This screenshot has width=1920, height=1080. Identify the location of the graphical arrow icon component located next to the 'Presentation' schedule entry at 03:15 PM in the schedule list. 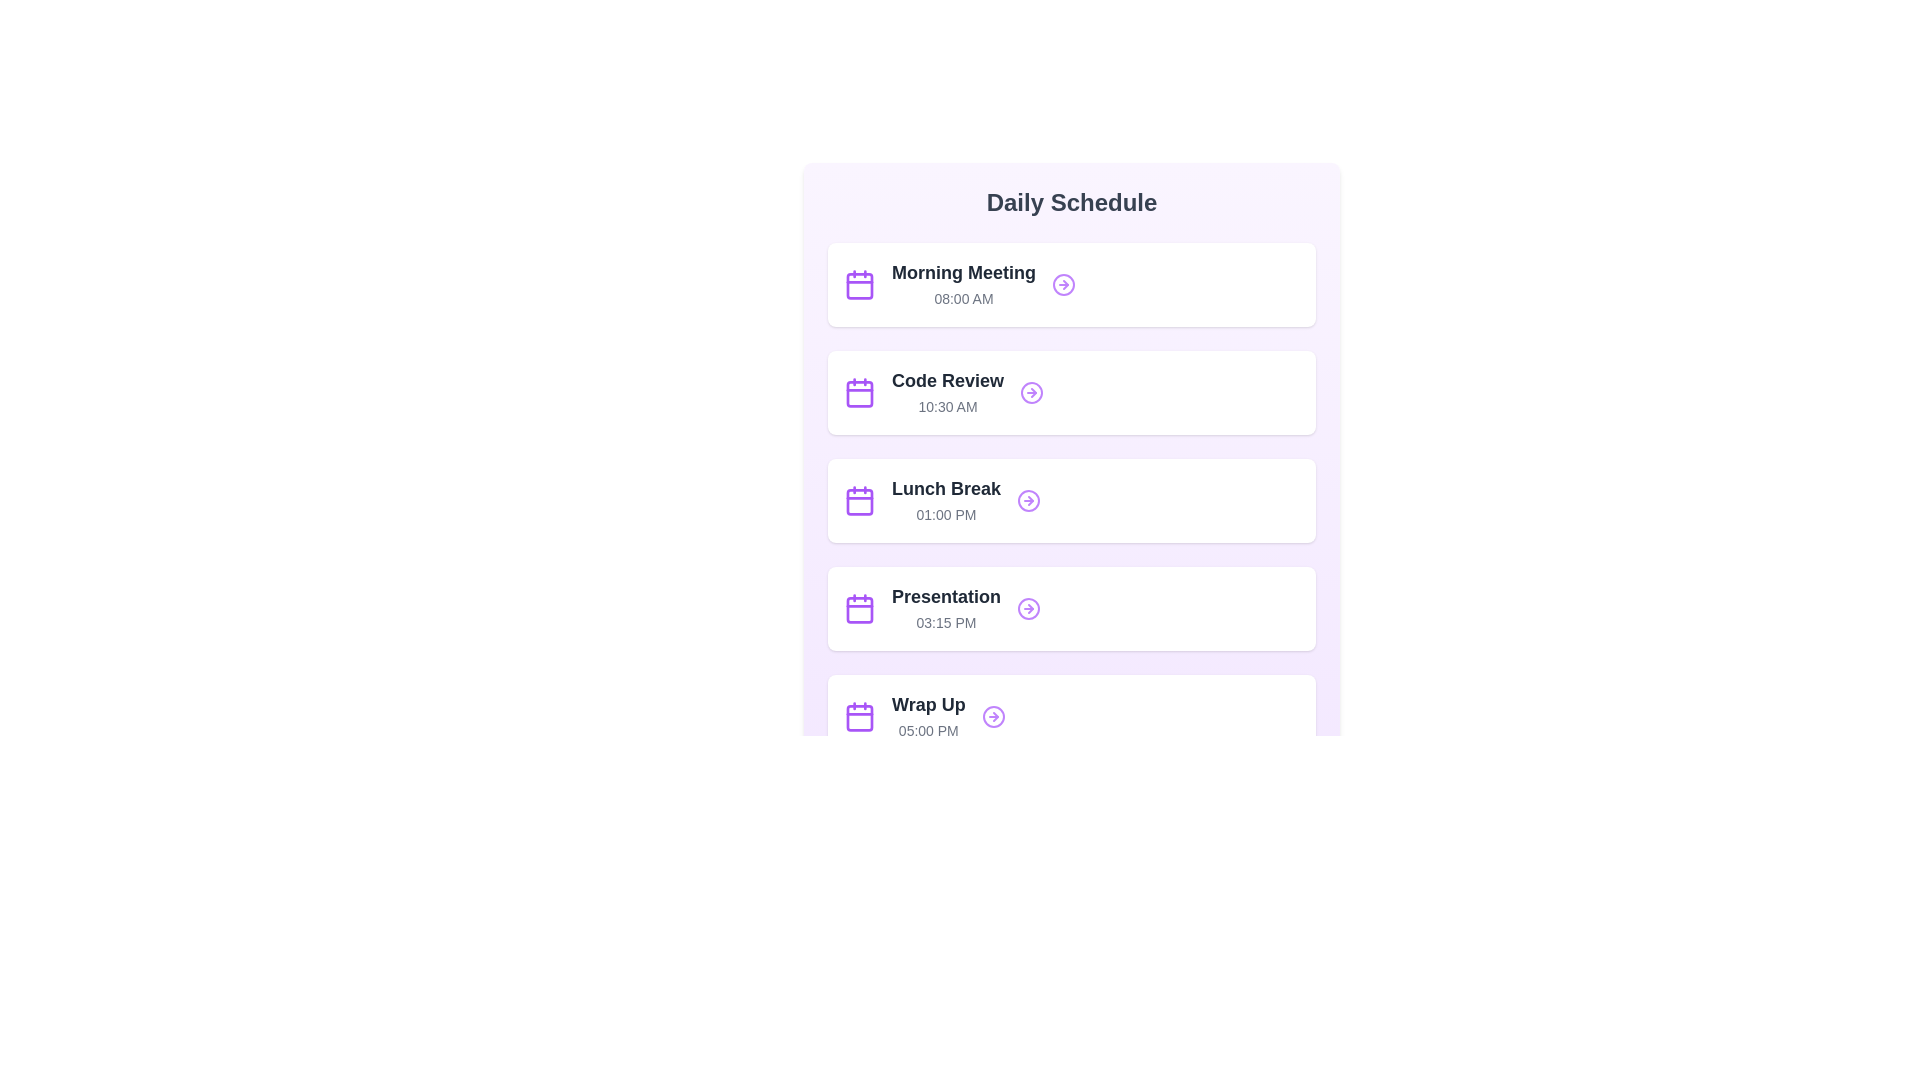
(1029, 608).